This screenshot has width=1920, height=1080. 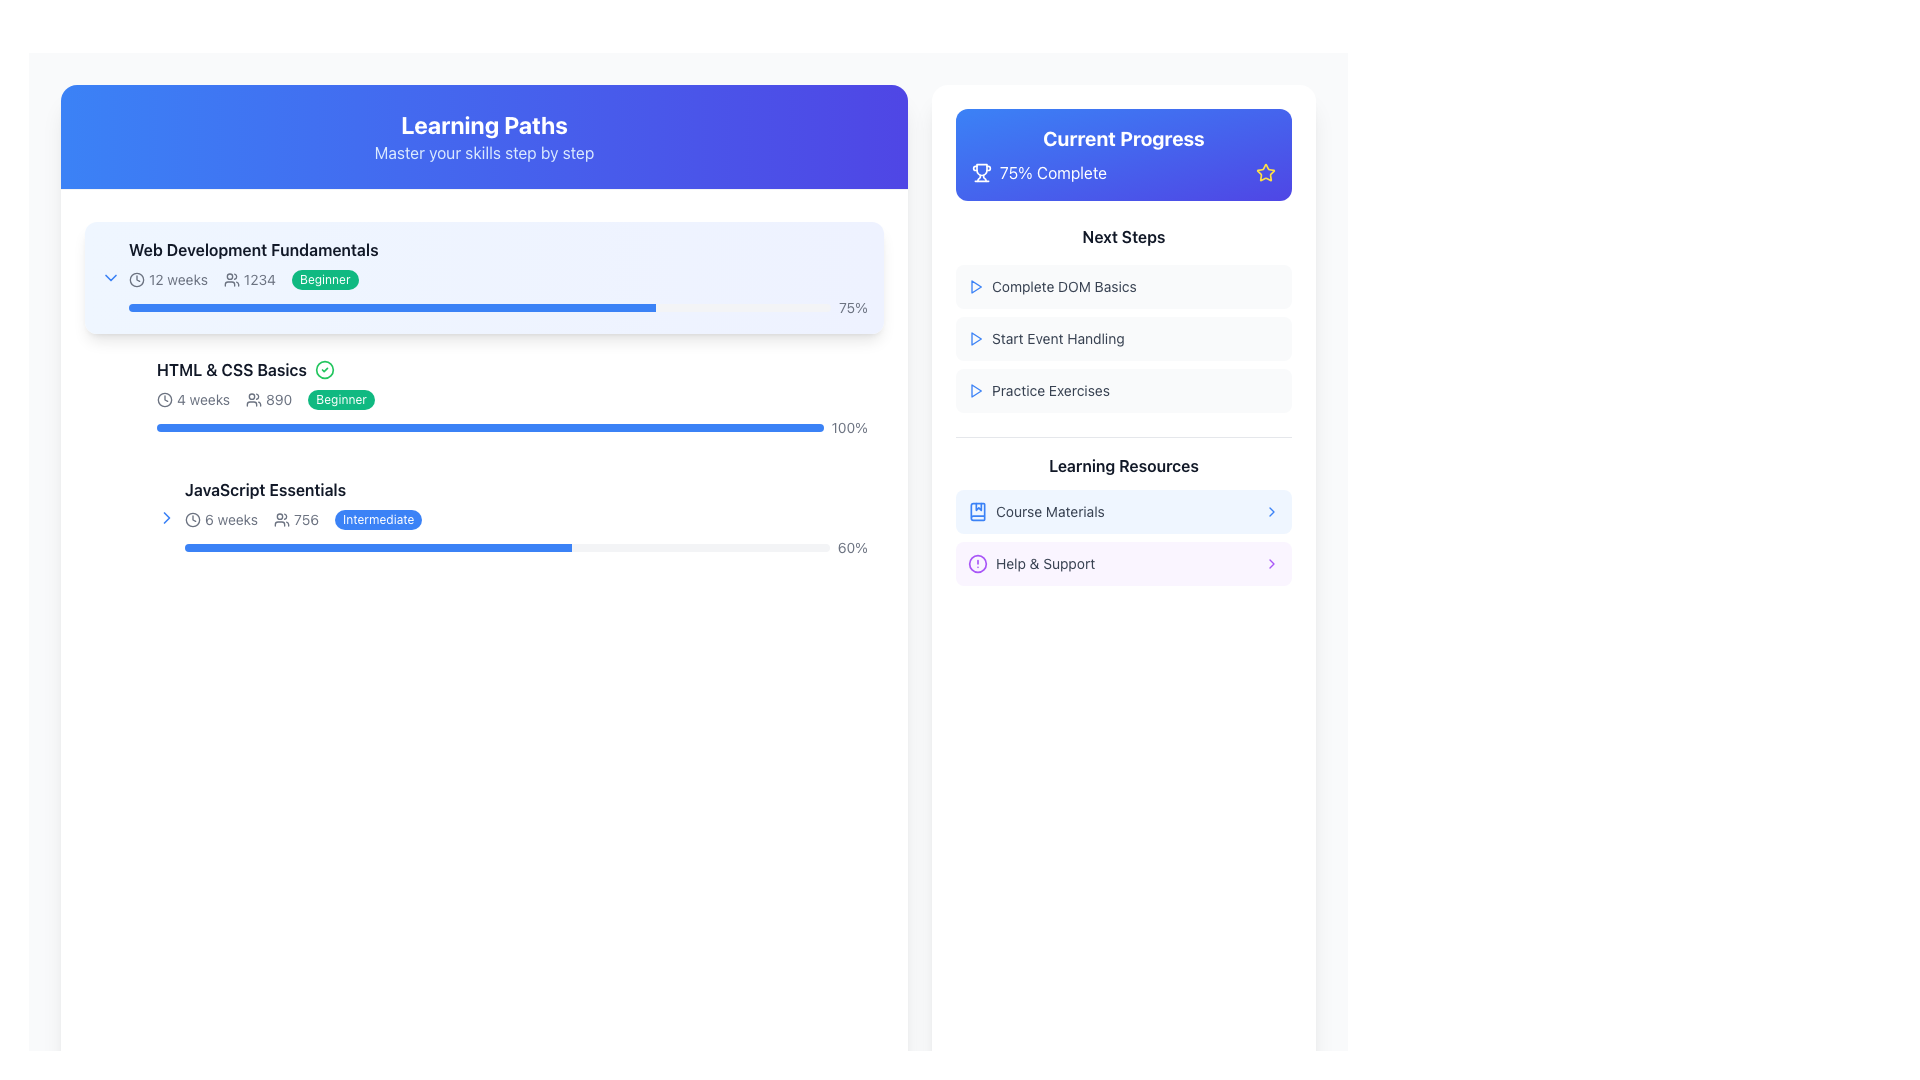 I want to click on the numerical value '756' with the accompanying icon in the 'JavaScript Essentials' section, positioned between '6 weeks' and 'Intermediate', so click(x=295, y=519).